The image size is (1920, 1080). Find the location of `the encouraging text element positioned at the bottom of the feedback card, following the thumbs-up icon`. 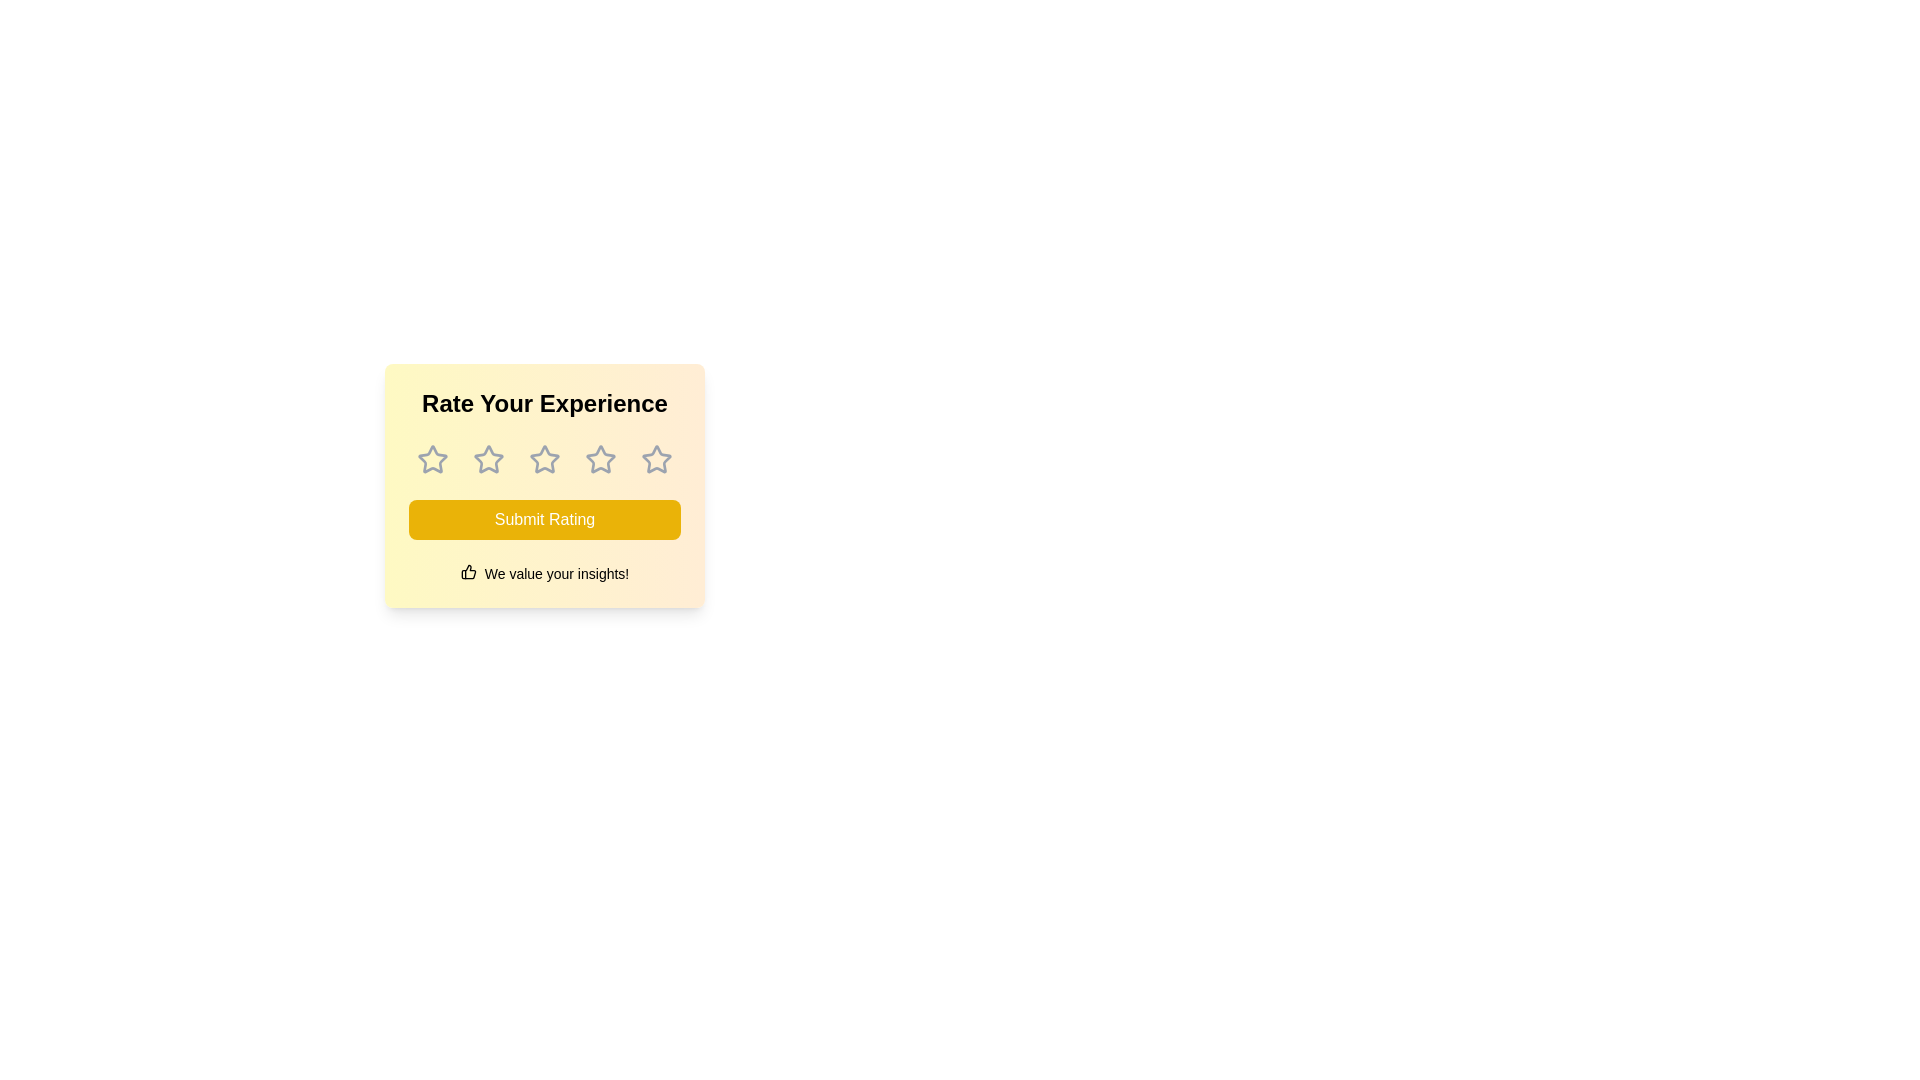

the encouraging text element positioned at the bottom of the feedback card, following the thumbs-up icon is located at coordinates (556, 574).